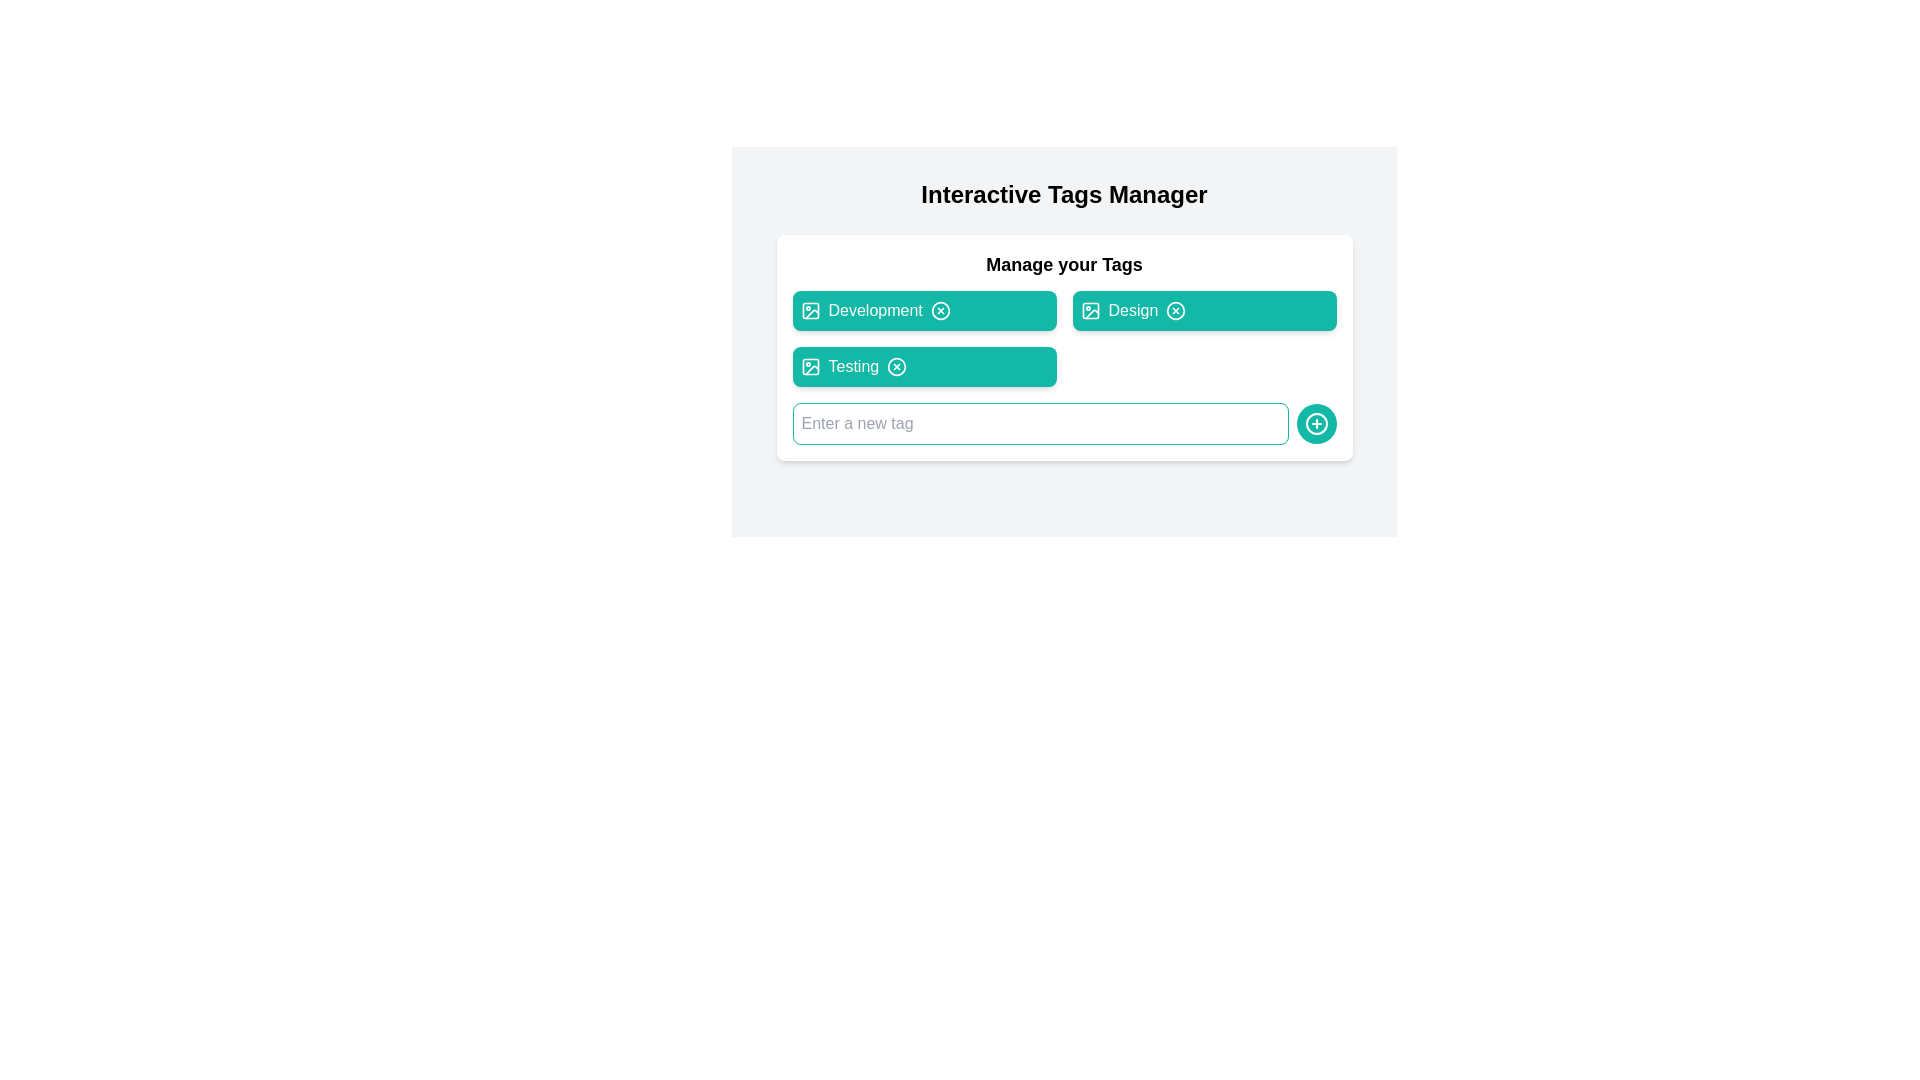 This screenshot has height=1080, width=1920. What do you see at coordinates (810, 311) in the screenshot?
I see `the small rounded rectangle within the 'Development' tag icon in the 'Manage your Tags' section` at bounding box center [810, 311].